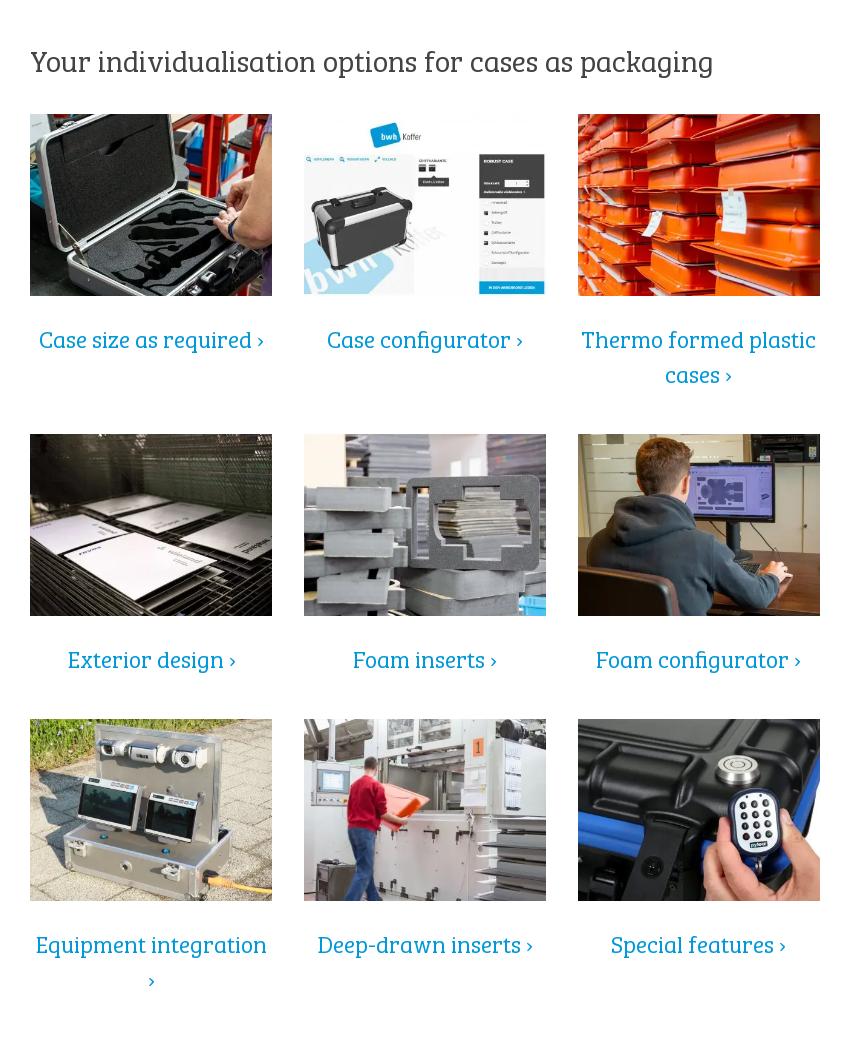 The width and height of the screenshot is (850, 1063). What do you see at coordinates (420, 940) in the screenshot?
I see `'Deep-drawn inserts'` at bounding box center [420, 940].